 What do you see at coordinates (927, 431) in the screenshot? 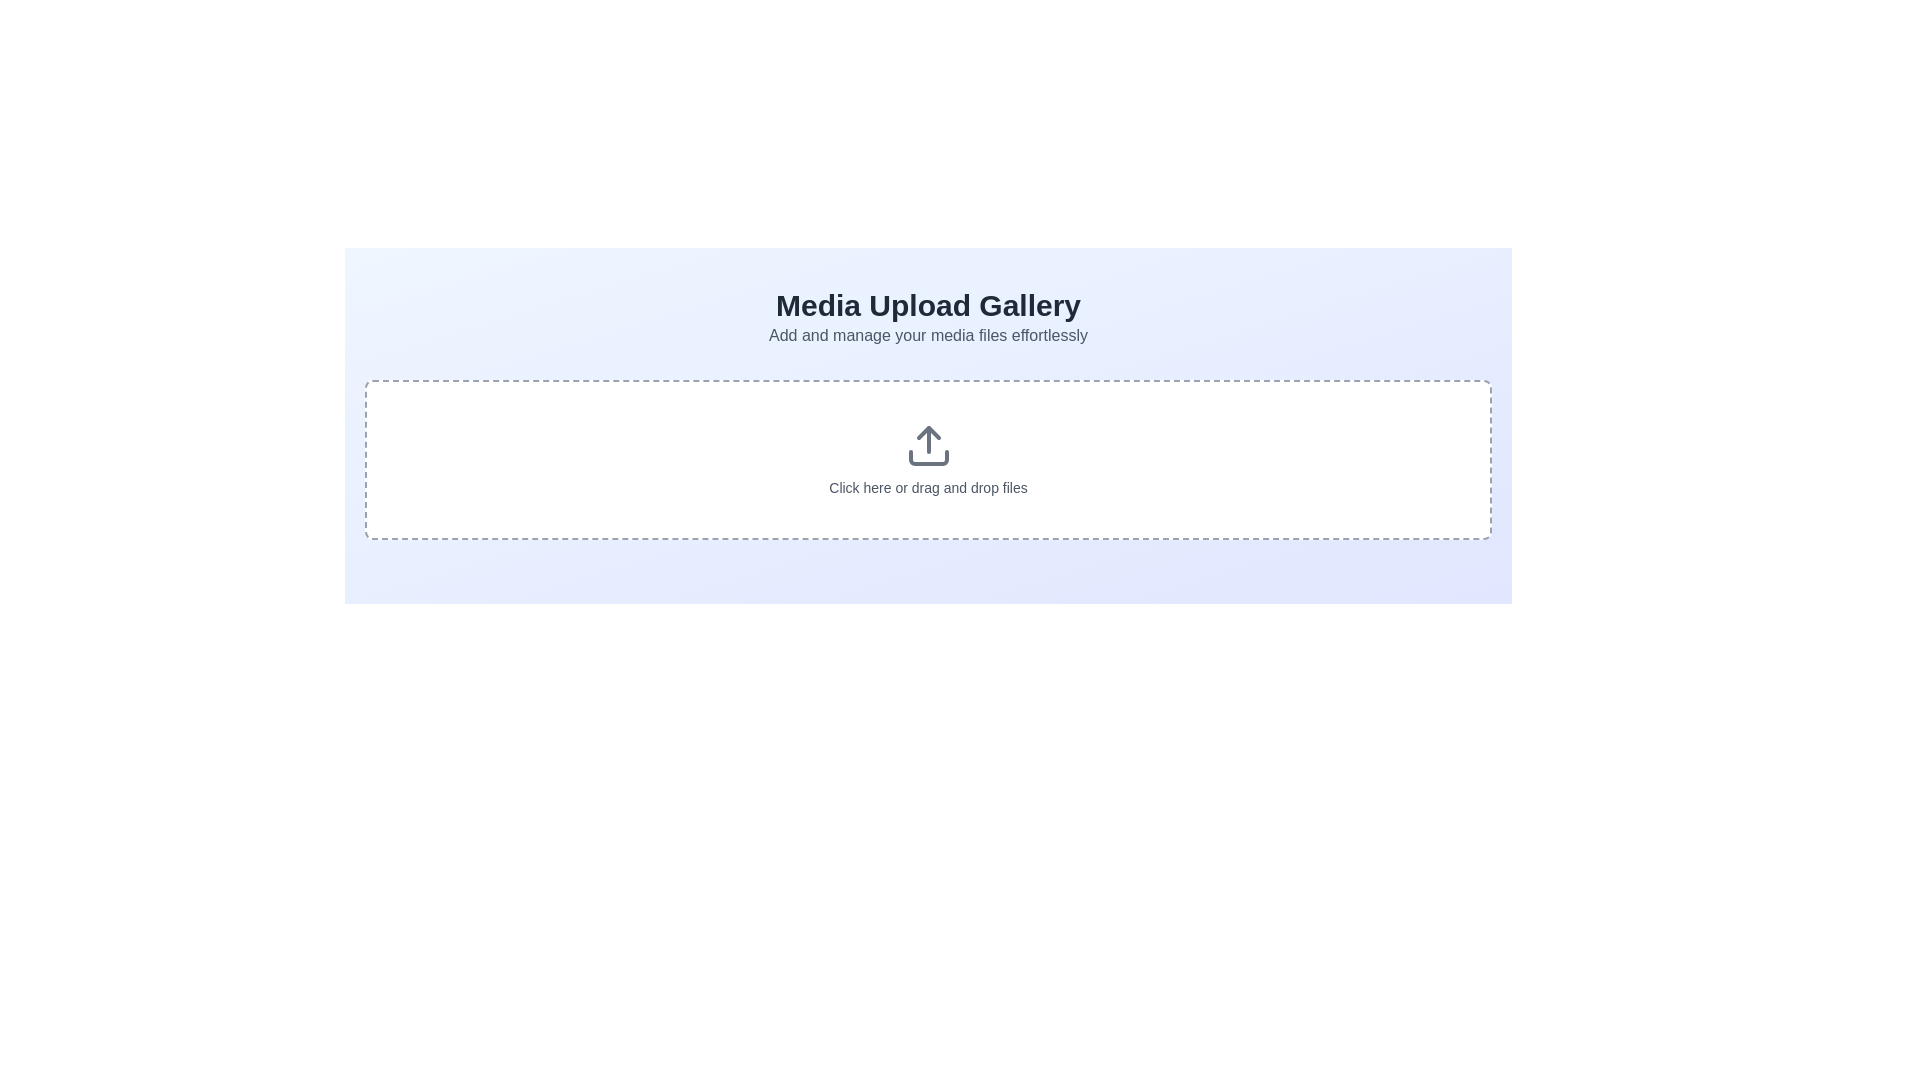
I see `the triangular arrowhead icon indicating upload functionality, which is the middle segment of the upload icon located in the outlined drag-and-drop area` at bounding box center [927, 431].